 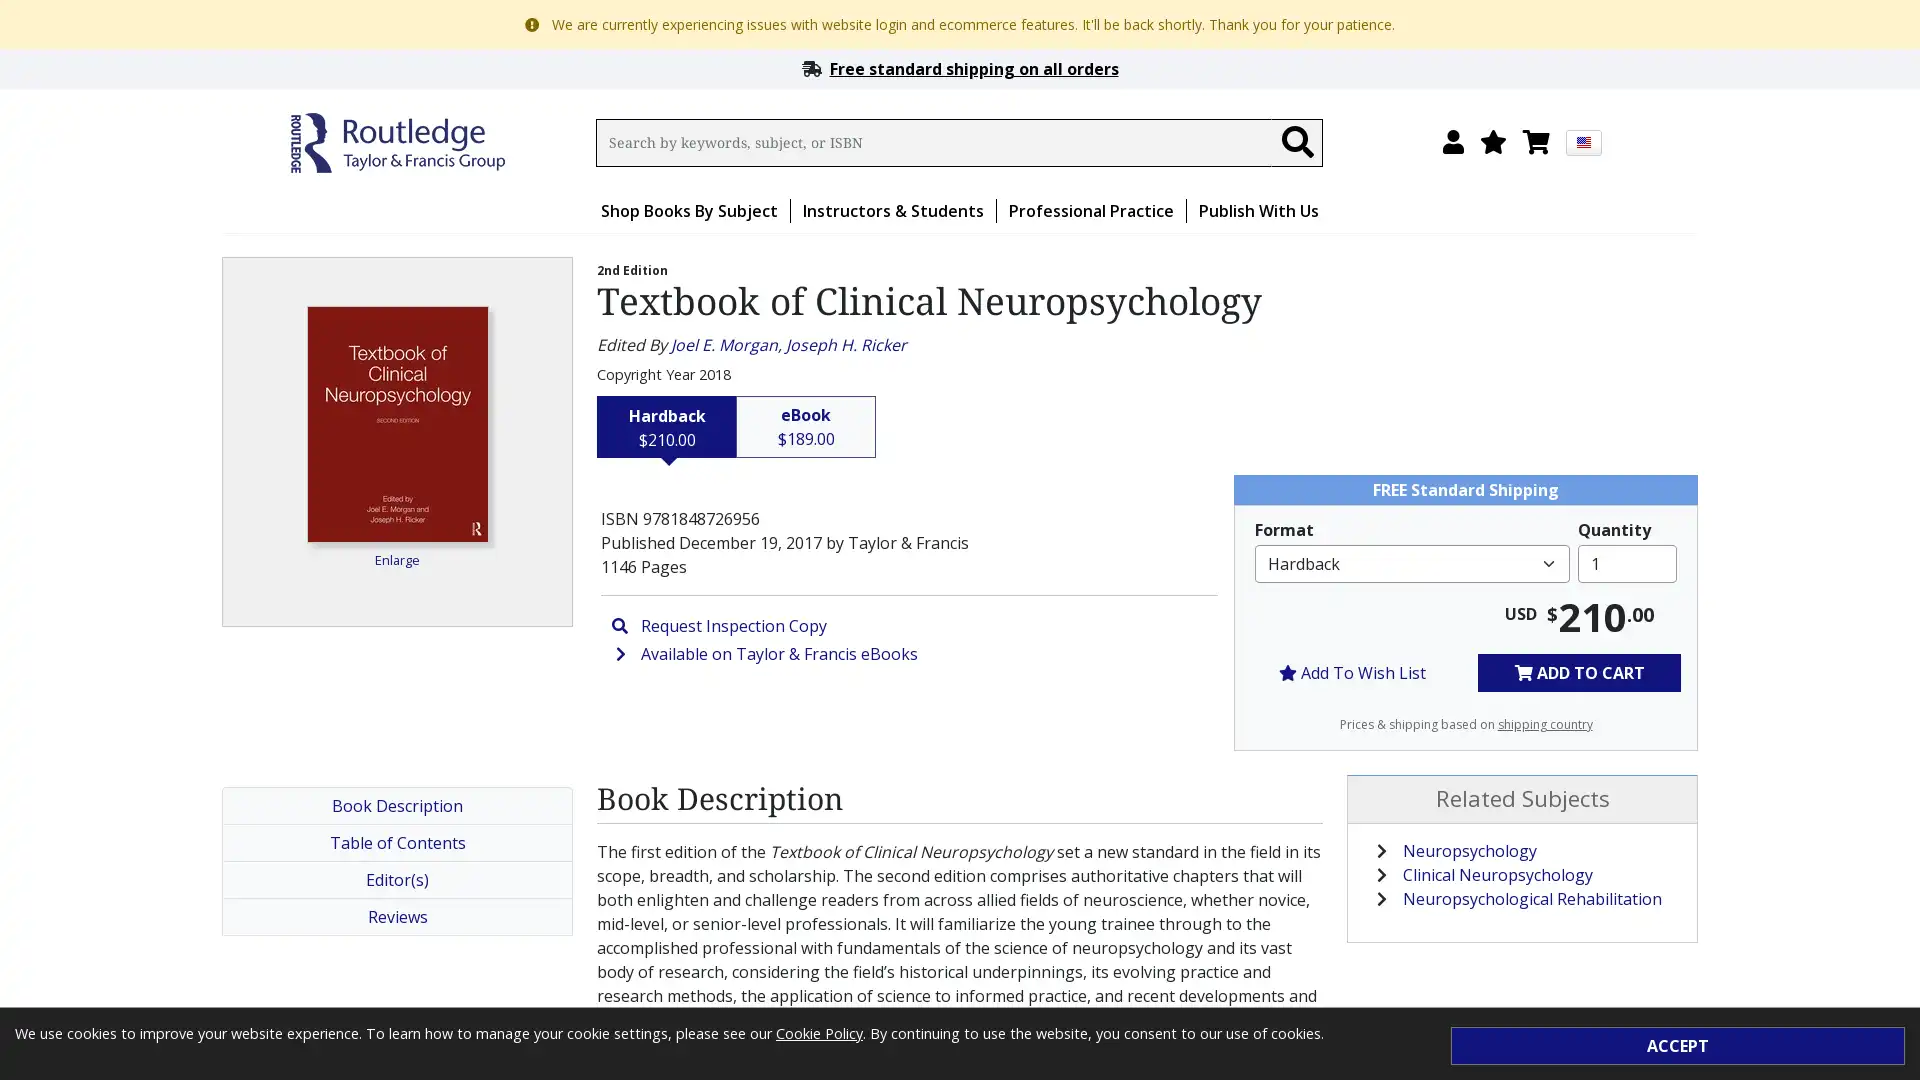 What do you see at coordinates (806, 426) in the screenshot?
I see `eBook $189.00` at bounding box center [806, 426].